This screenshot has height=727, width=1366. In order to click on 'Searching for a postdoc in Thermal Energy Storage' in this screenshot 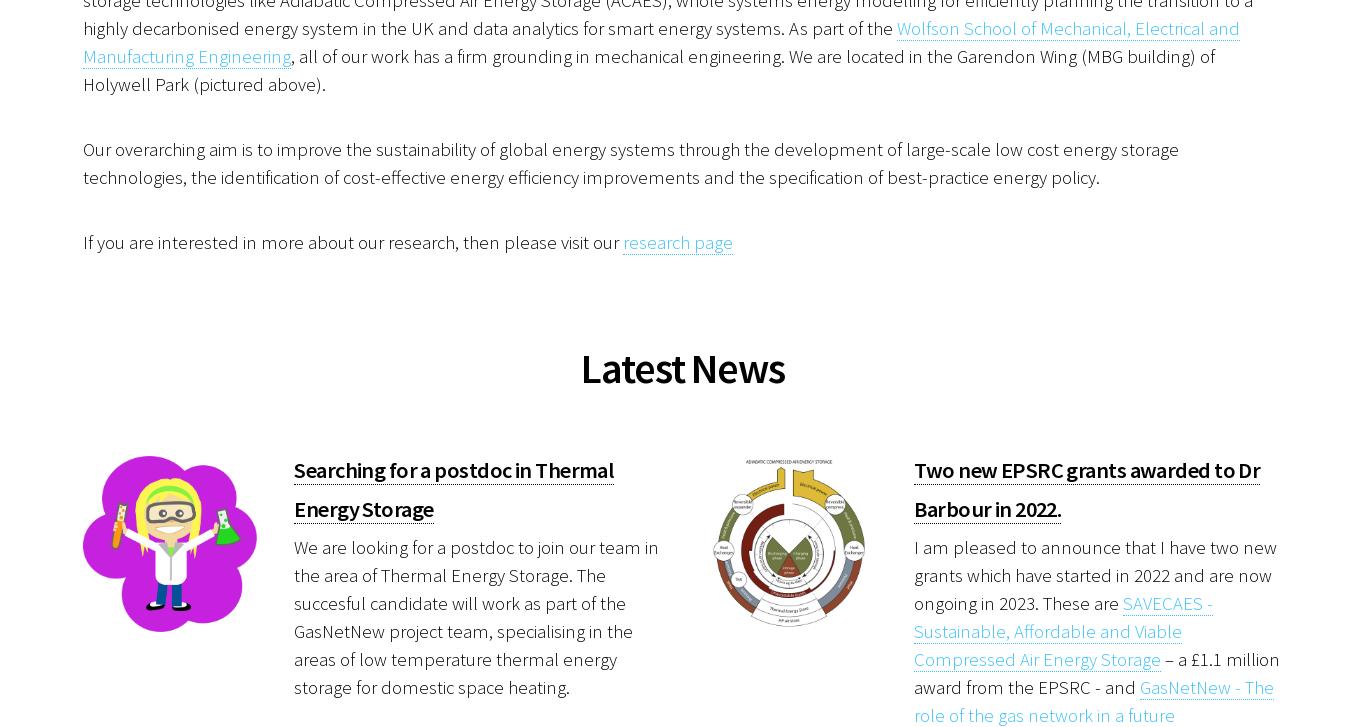, I will do `click(453, 488)`.